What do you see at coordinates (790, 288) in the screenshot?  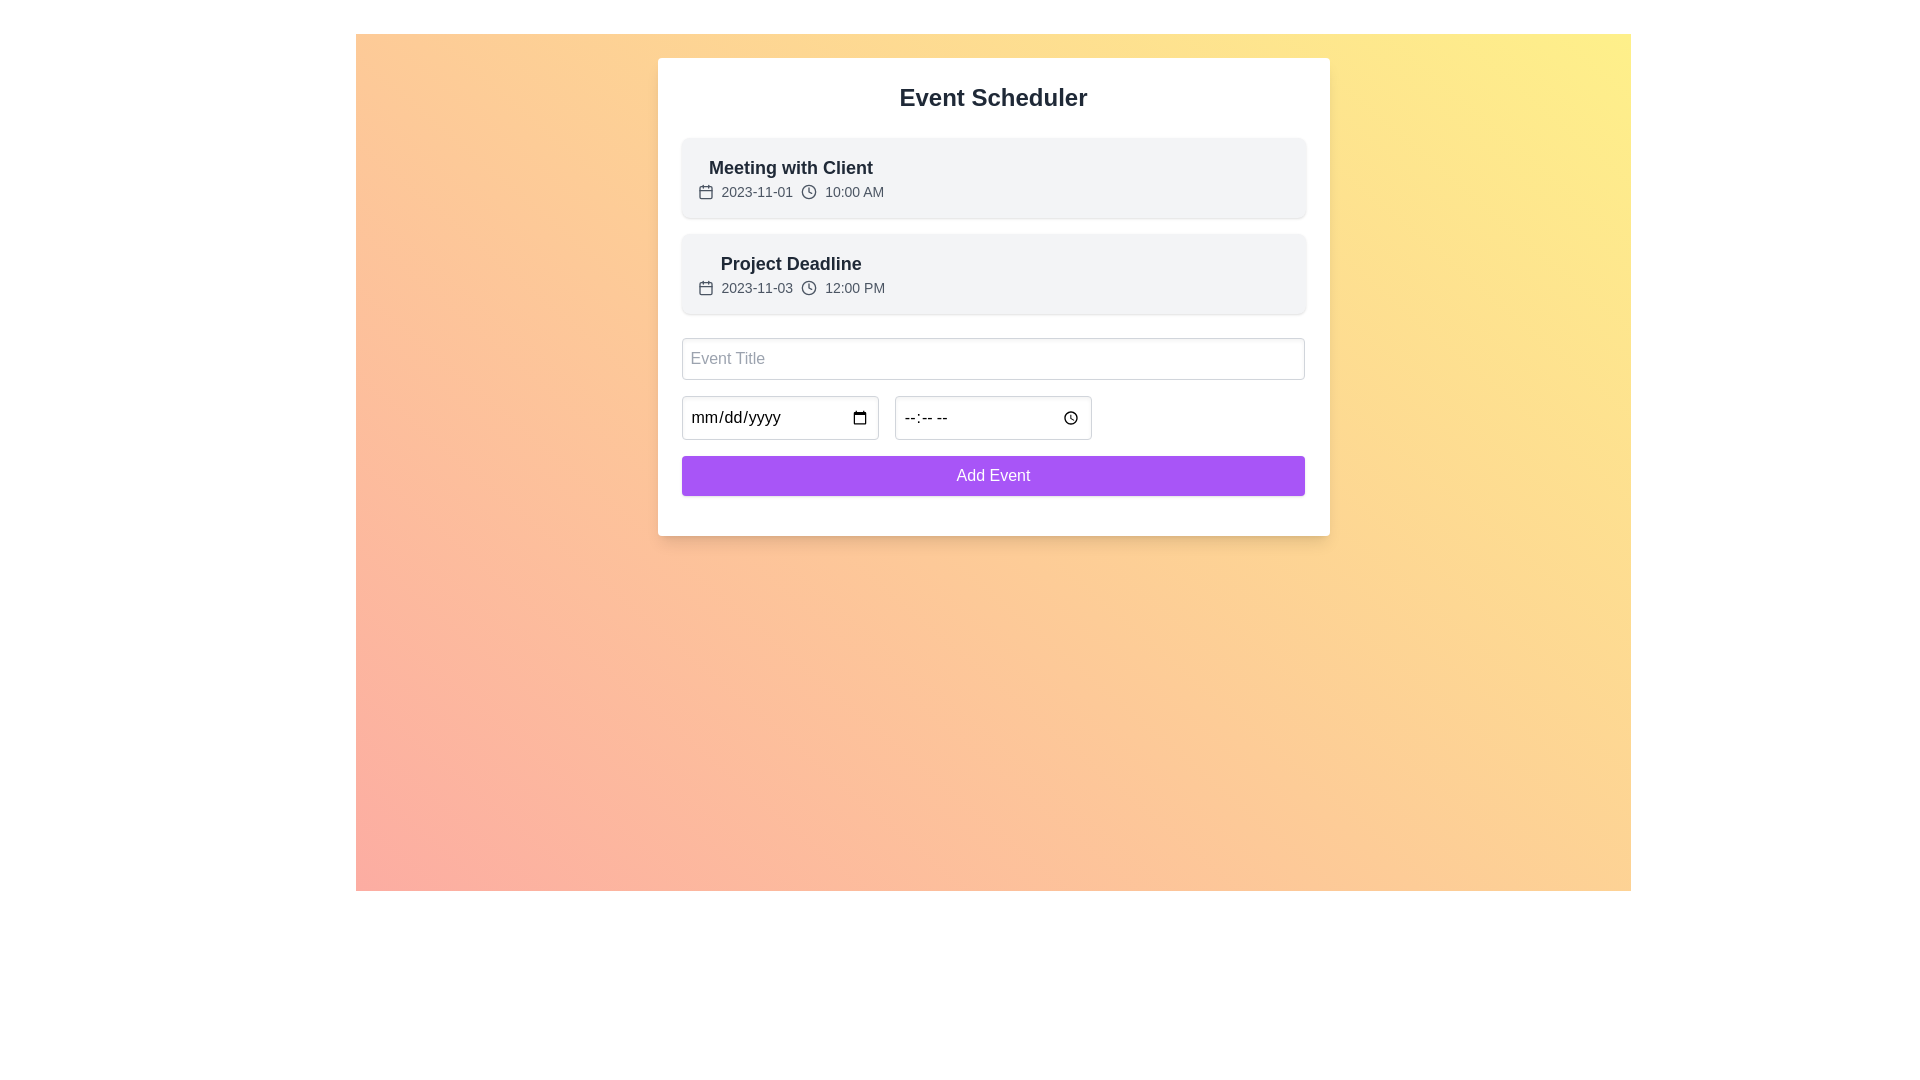 I see `the text display element that shows the scheduled date and time for the event named 'Project Deadline', located below the 'Project Deadline' label and flanked by icons` at bounding box center [790, 288].